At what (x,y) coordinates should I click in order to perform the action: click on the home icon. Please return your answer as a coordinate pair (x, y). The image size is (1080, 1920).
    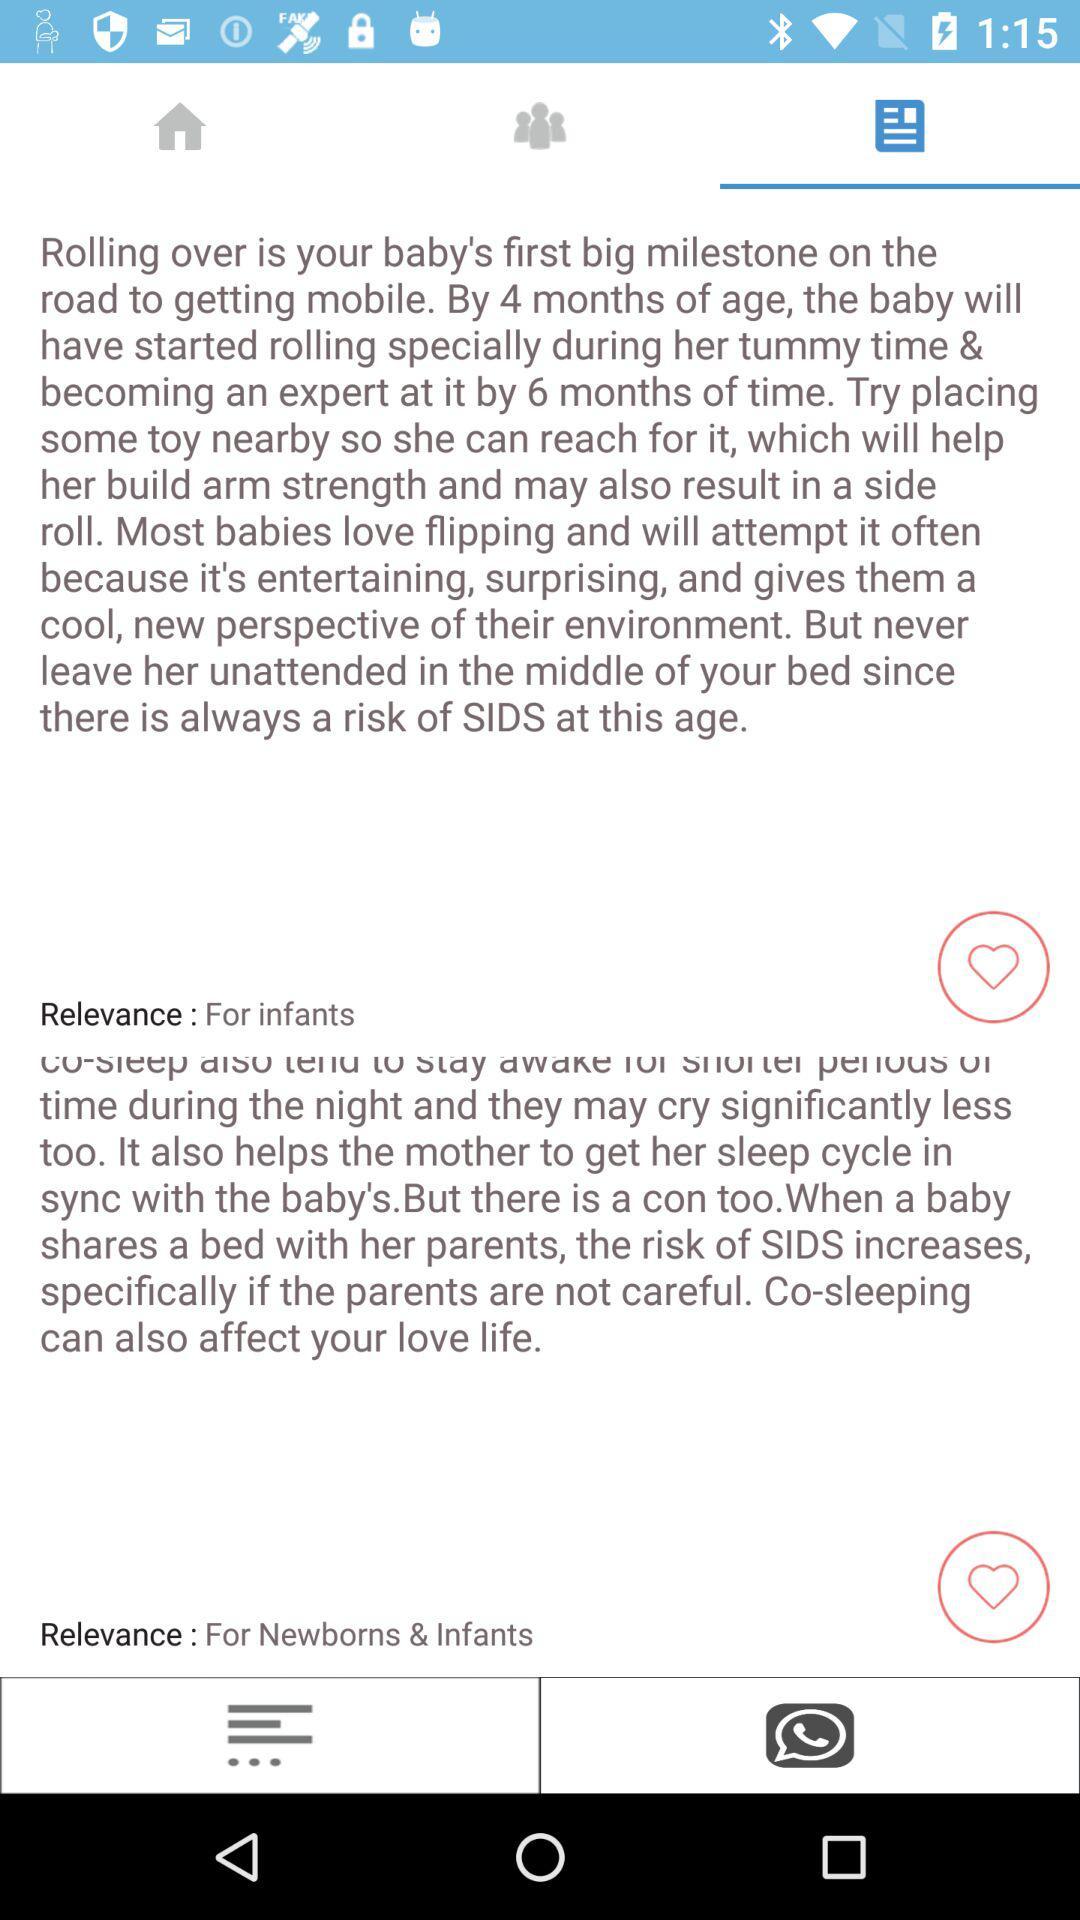
    Looking at the image, I should click on (180, 124).